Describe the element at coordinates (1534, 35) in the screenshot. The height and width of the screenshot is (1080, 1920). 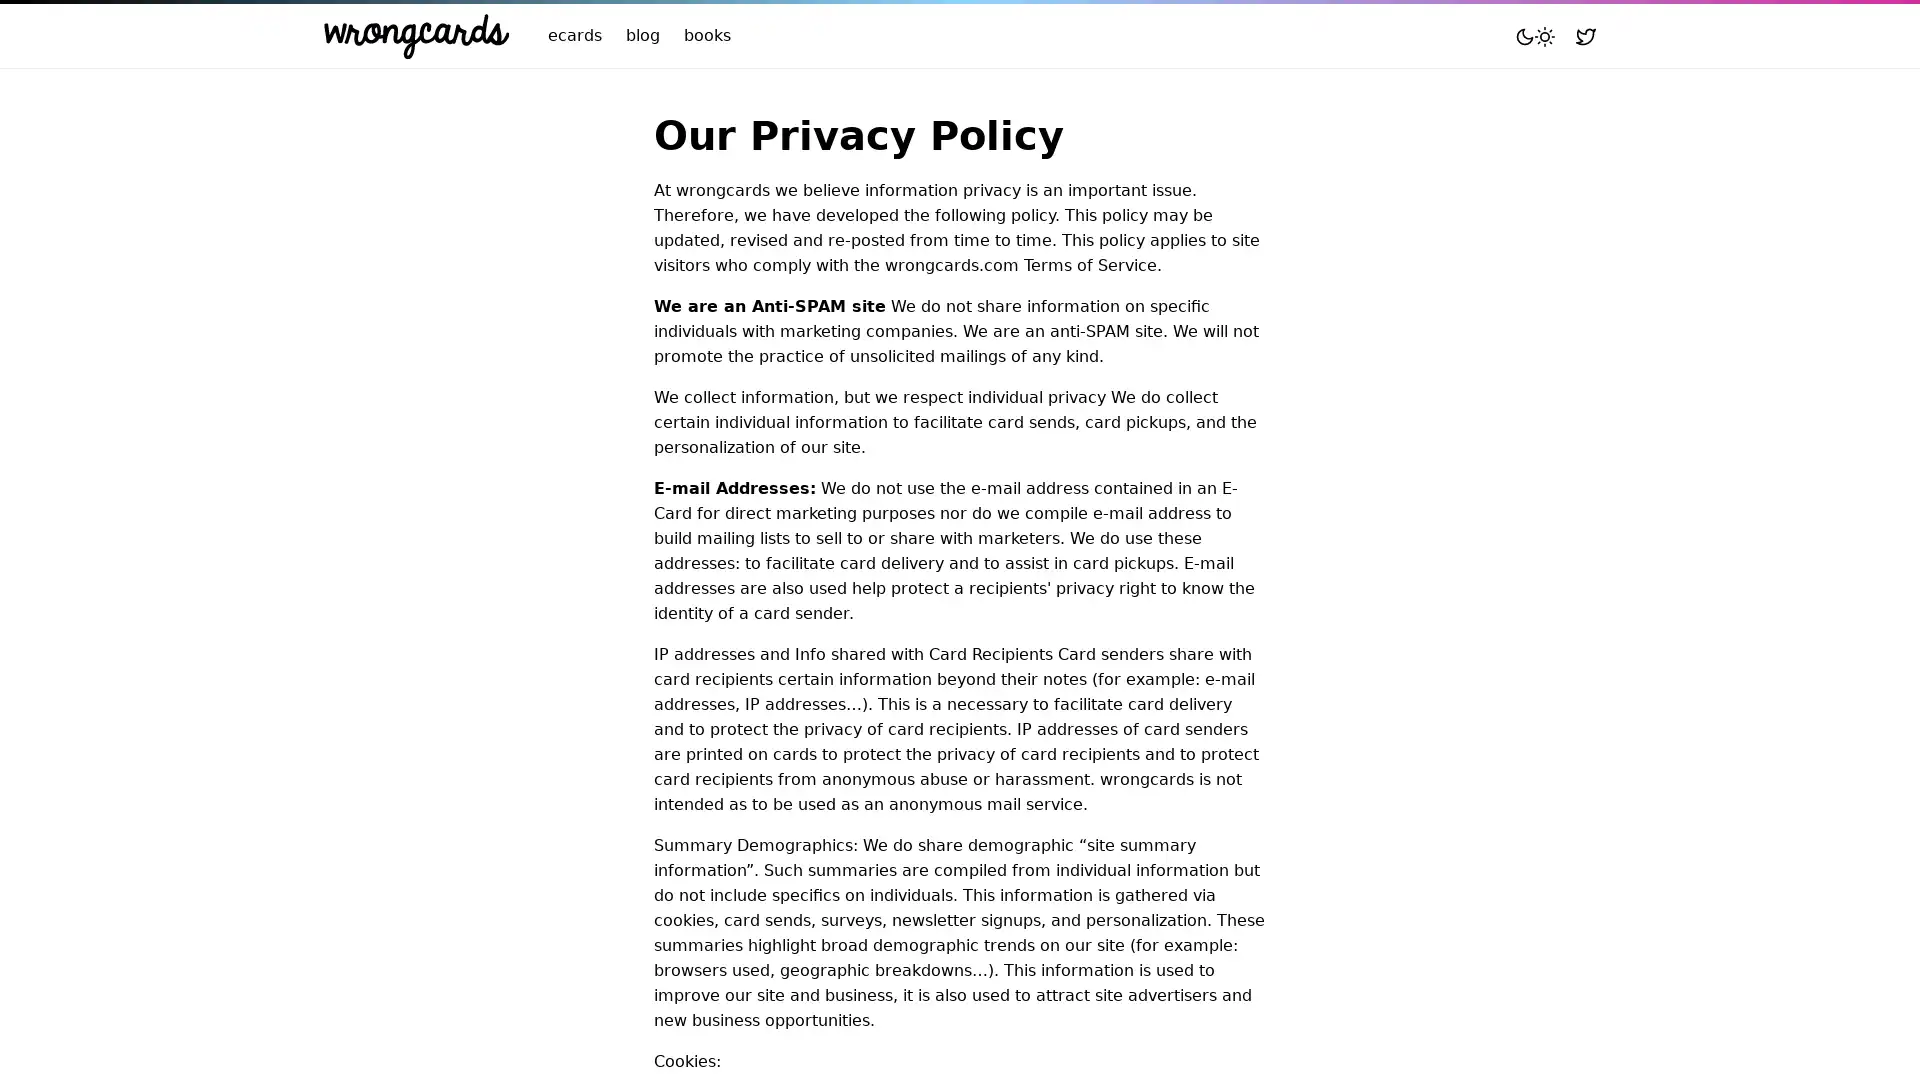
I see `Toggle mode` at that location.